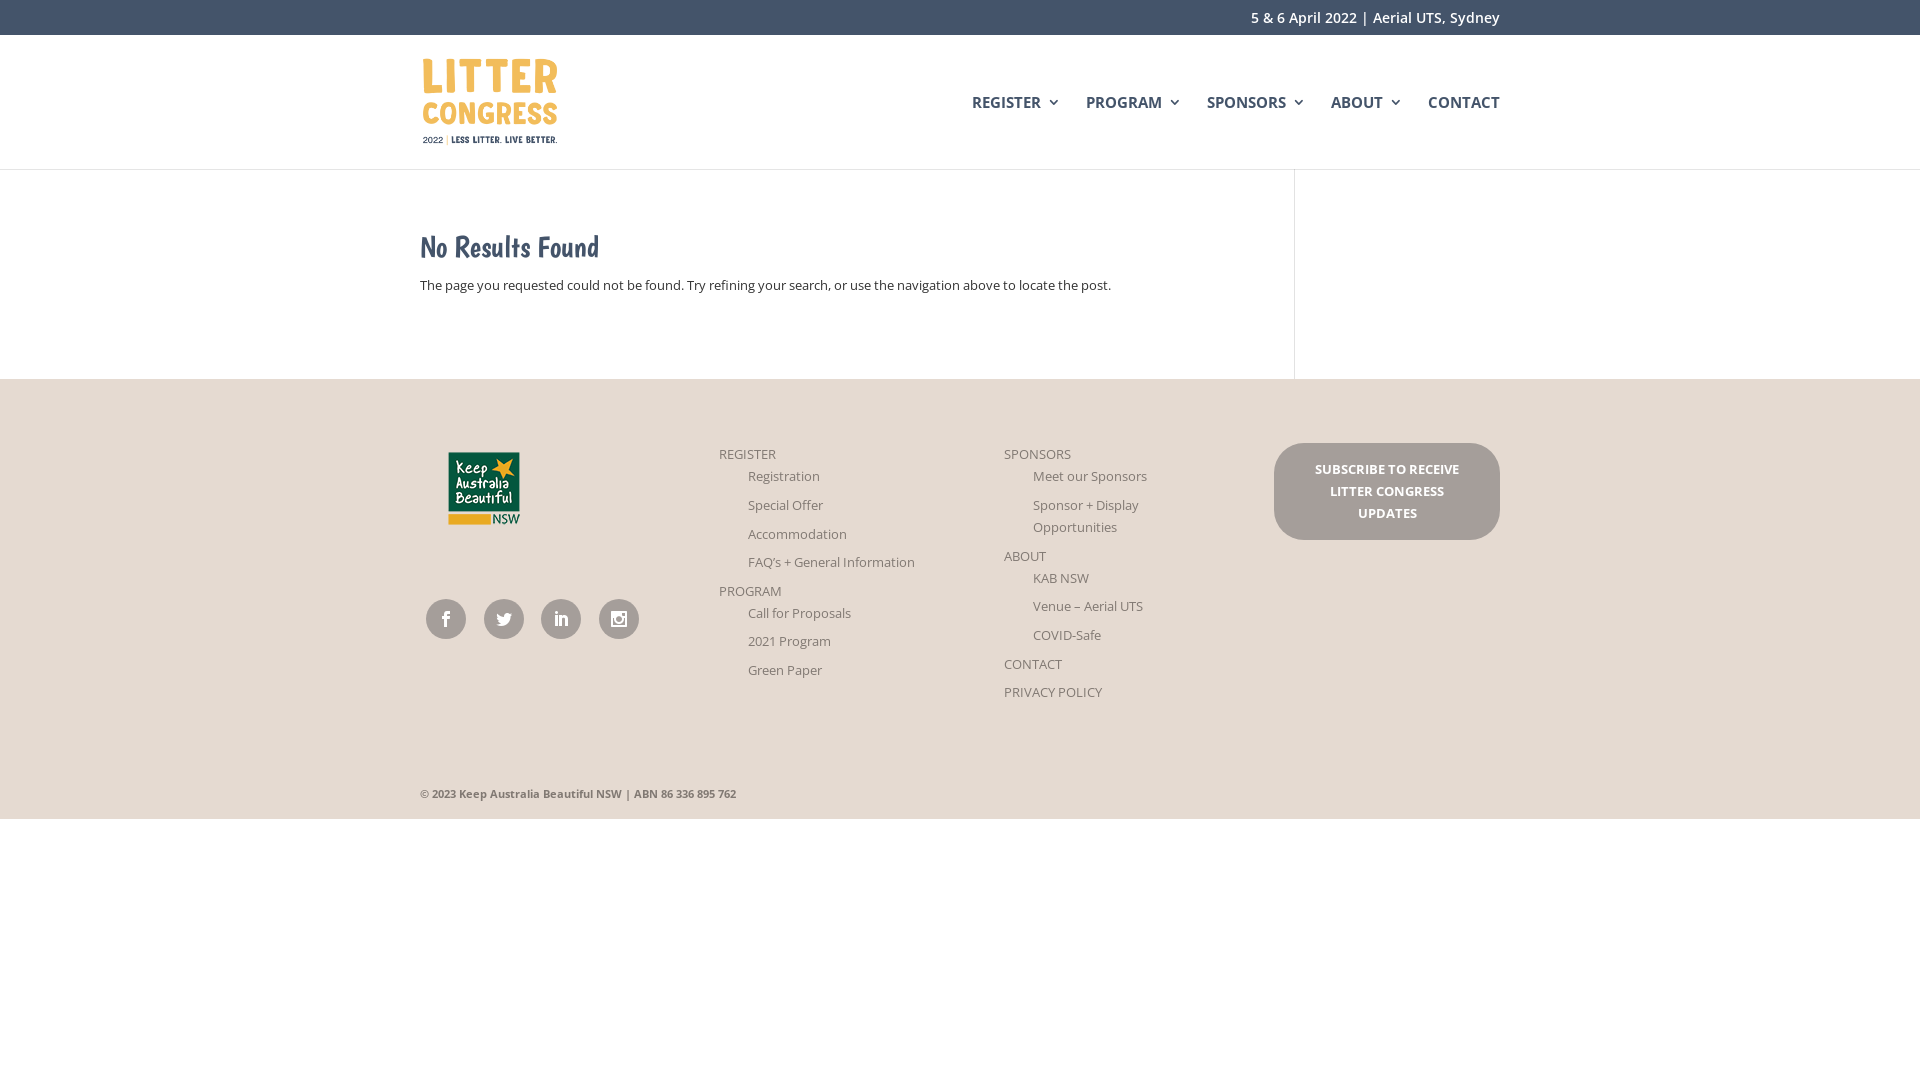 The height and width of the screenshot is (1080, 1920). I want to click on 'SPONSORS', so click(1037, 454).